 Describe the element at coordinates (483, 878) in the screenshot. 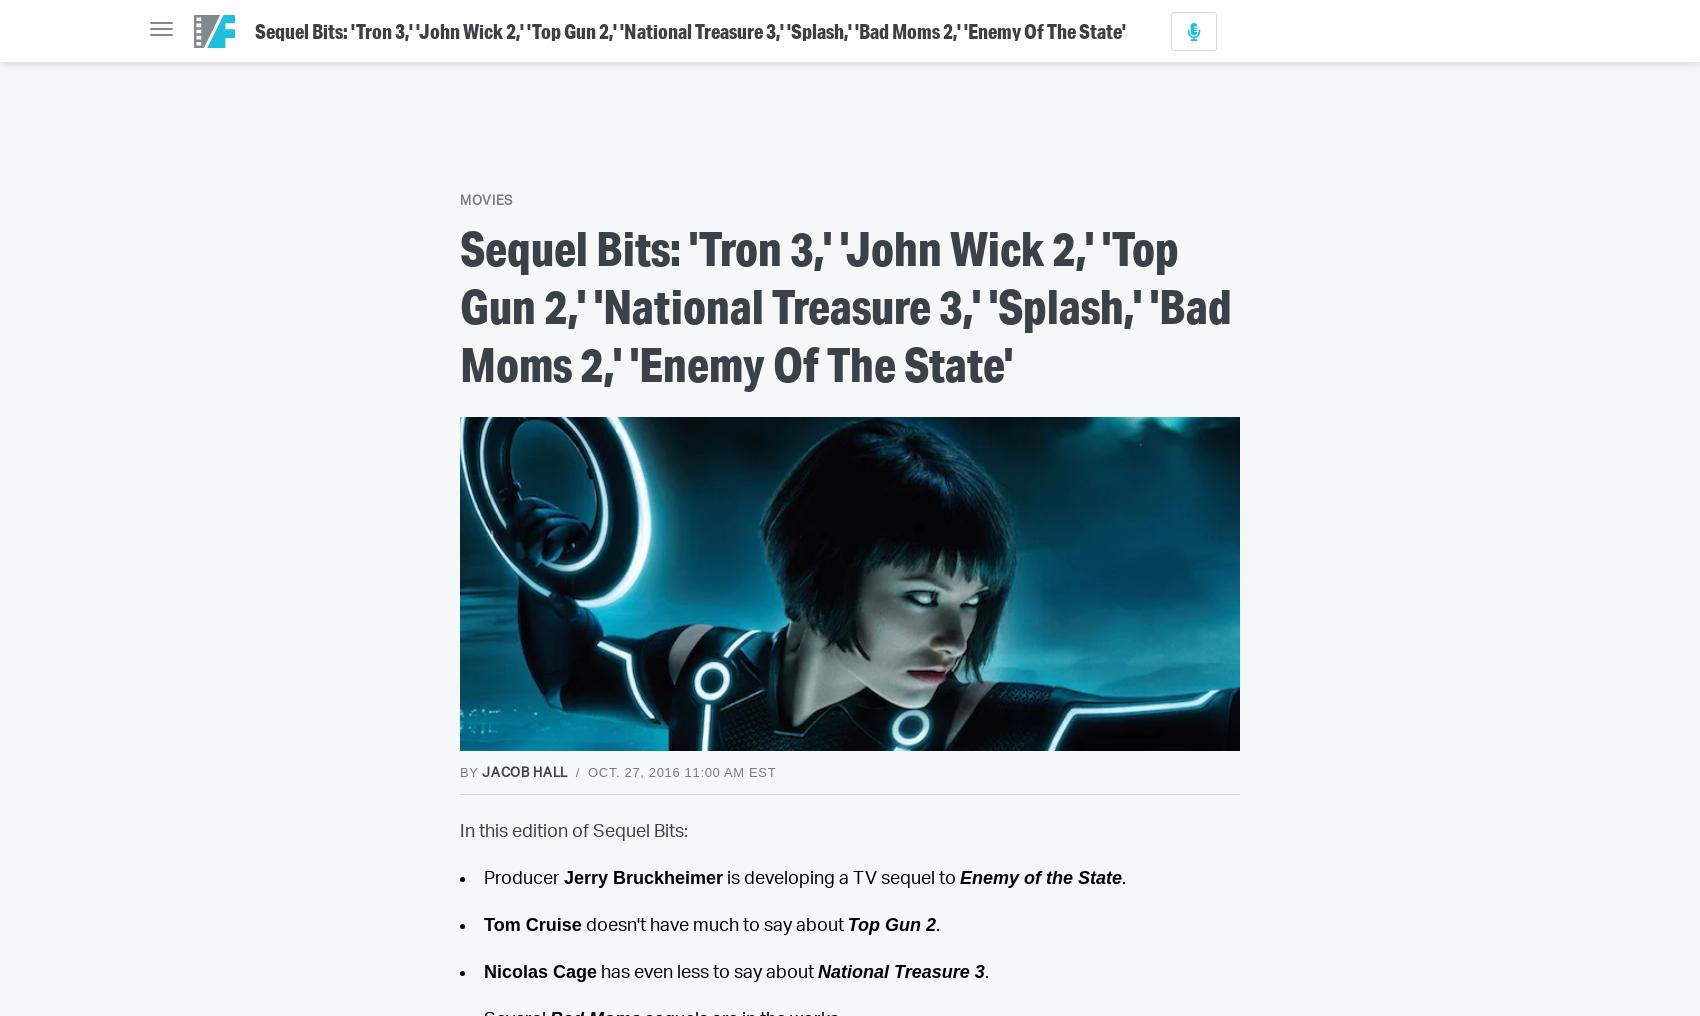

I see `'Producer'` at that location.